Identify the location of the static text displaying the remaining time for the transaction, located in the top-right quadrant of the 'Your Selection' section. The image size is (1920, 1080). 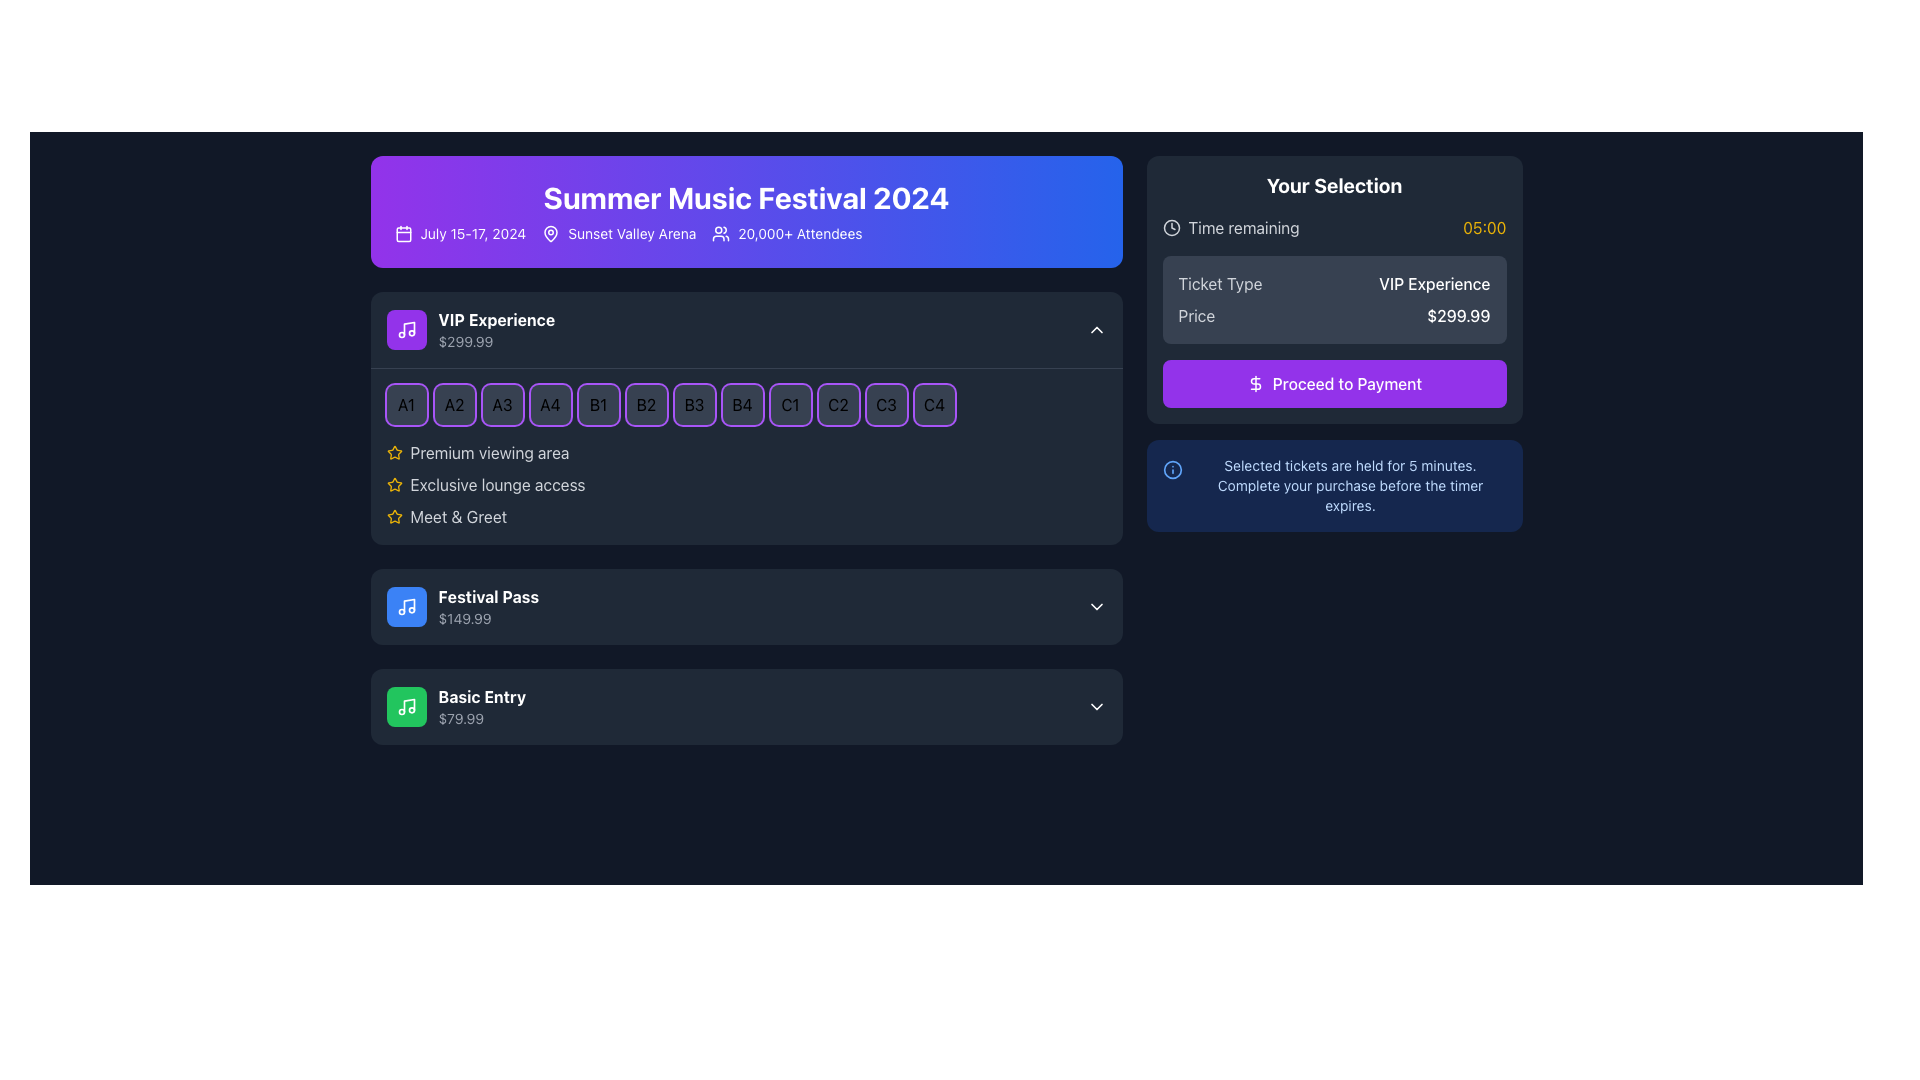
(1484, 226).